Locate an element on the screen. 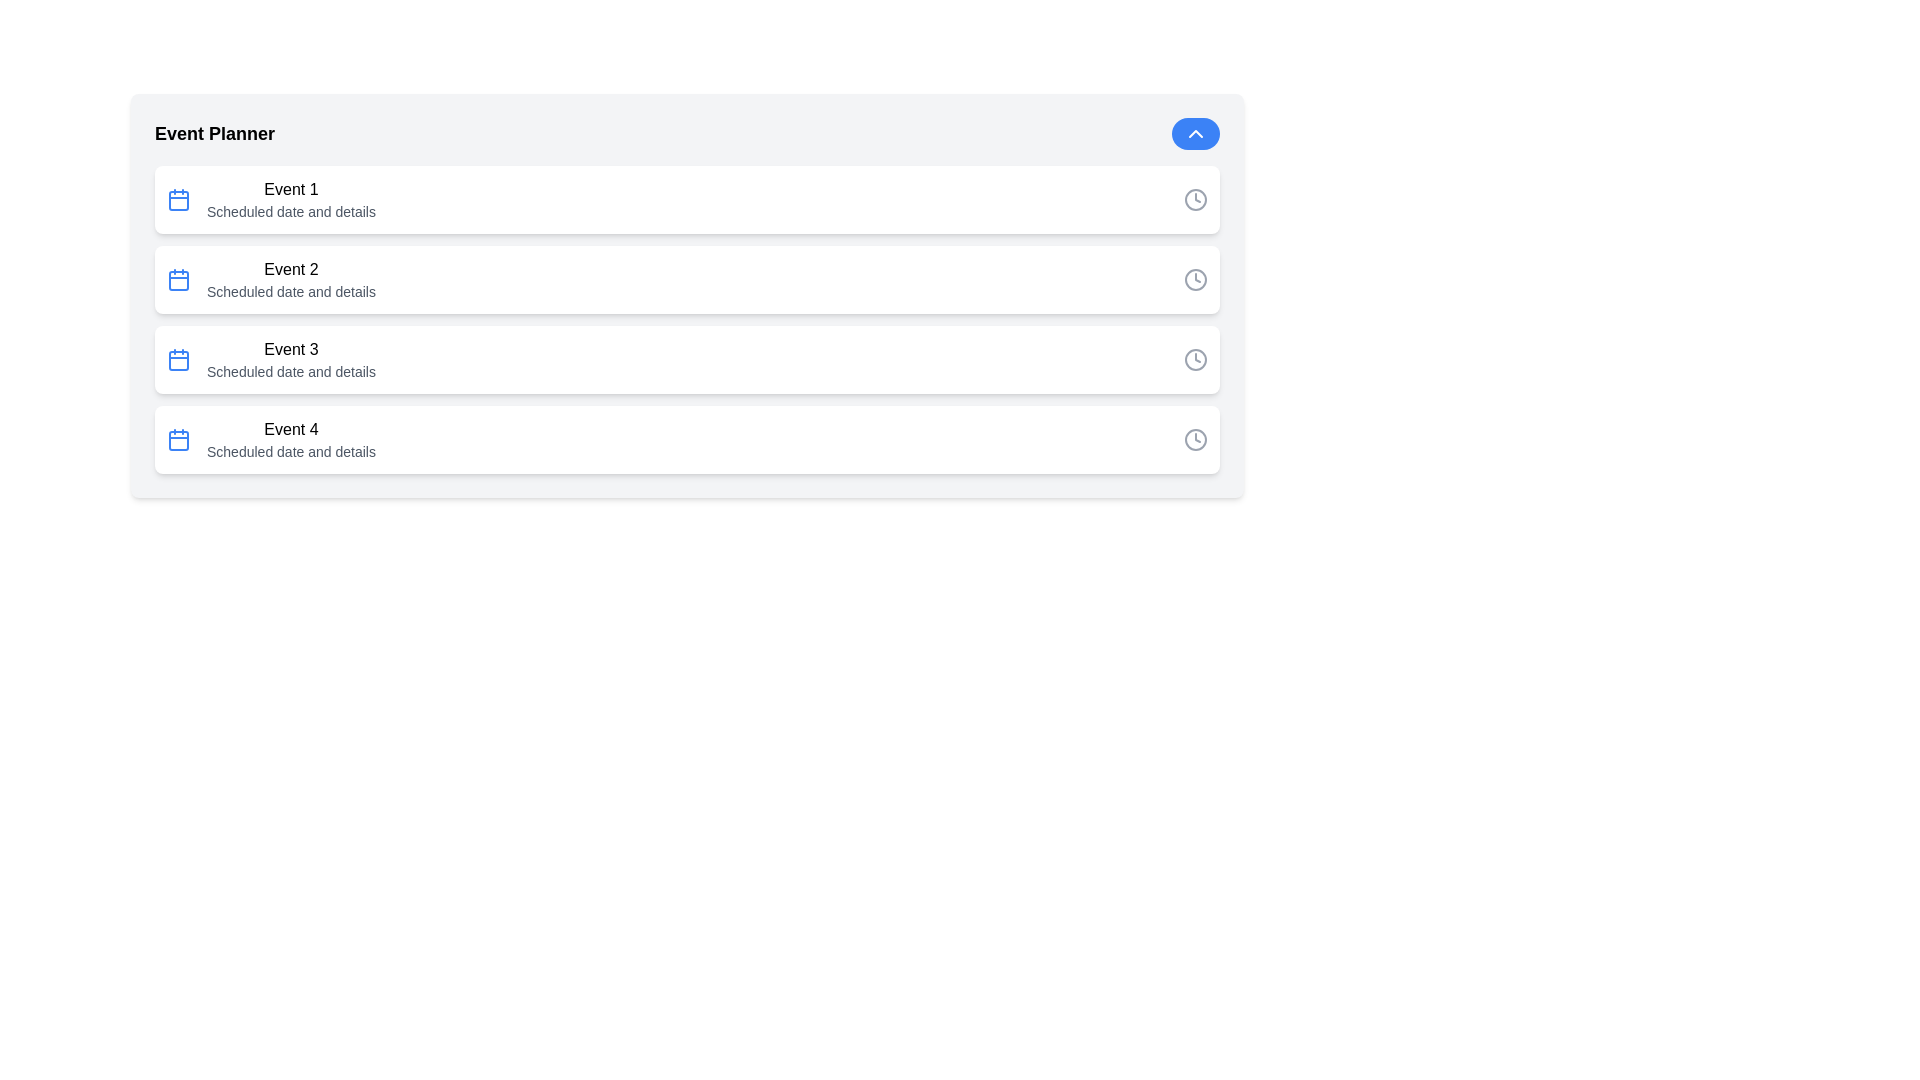 This screenshot has width=1920, height=1080. the visual style of the Icon Decoration, which is a rectangular area with rounded corners, part of the calendar icon layout preceding the text description of 'Event 2' is located at coordinates (178, 281).